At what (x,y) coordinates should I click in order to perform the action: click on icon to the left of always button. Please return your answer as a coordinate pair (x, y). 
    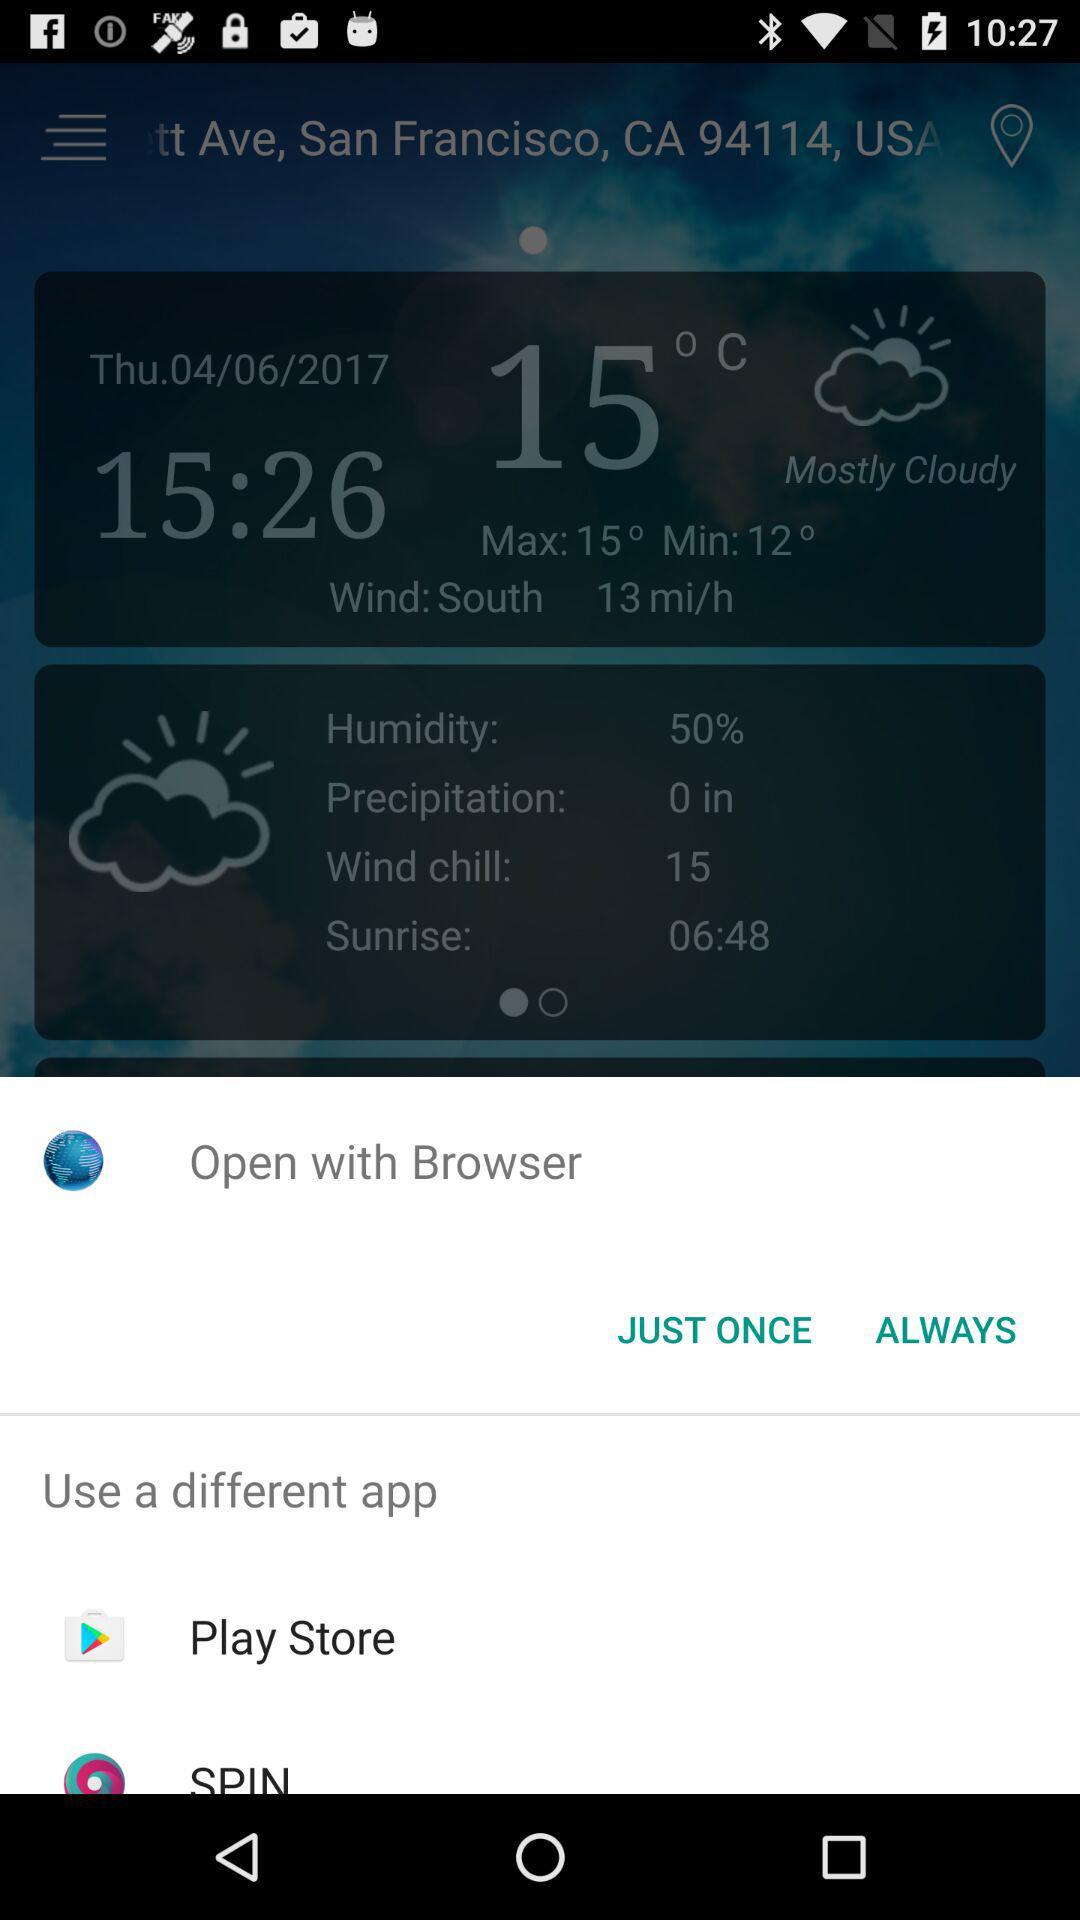
    Looking at the image, I should click on (713, 1329).